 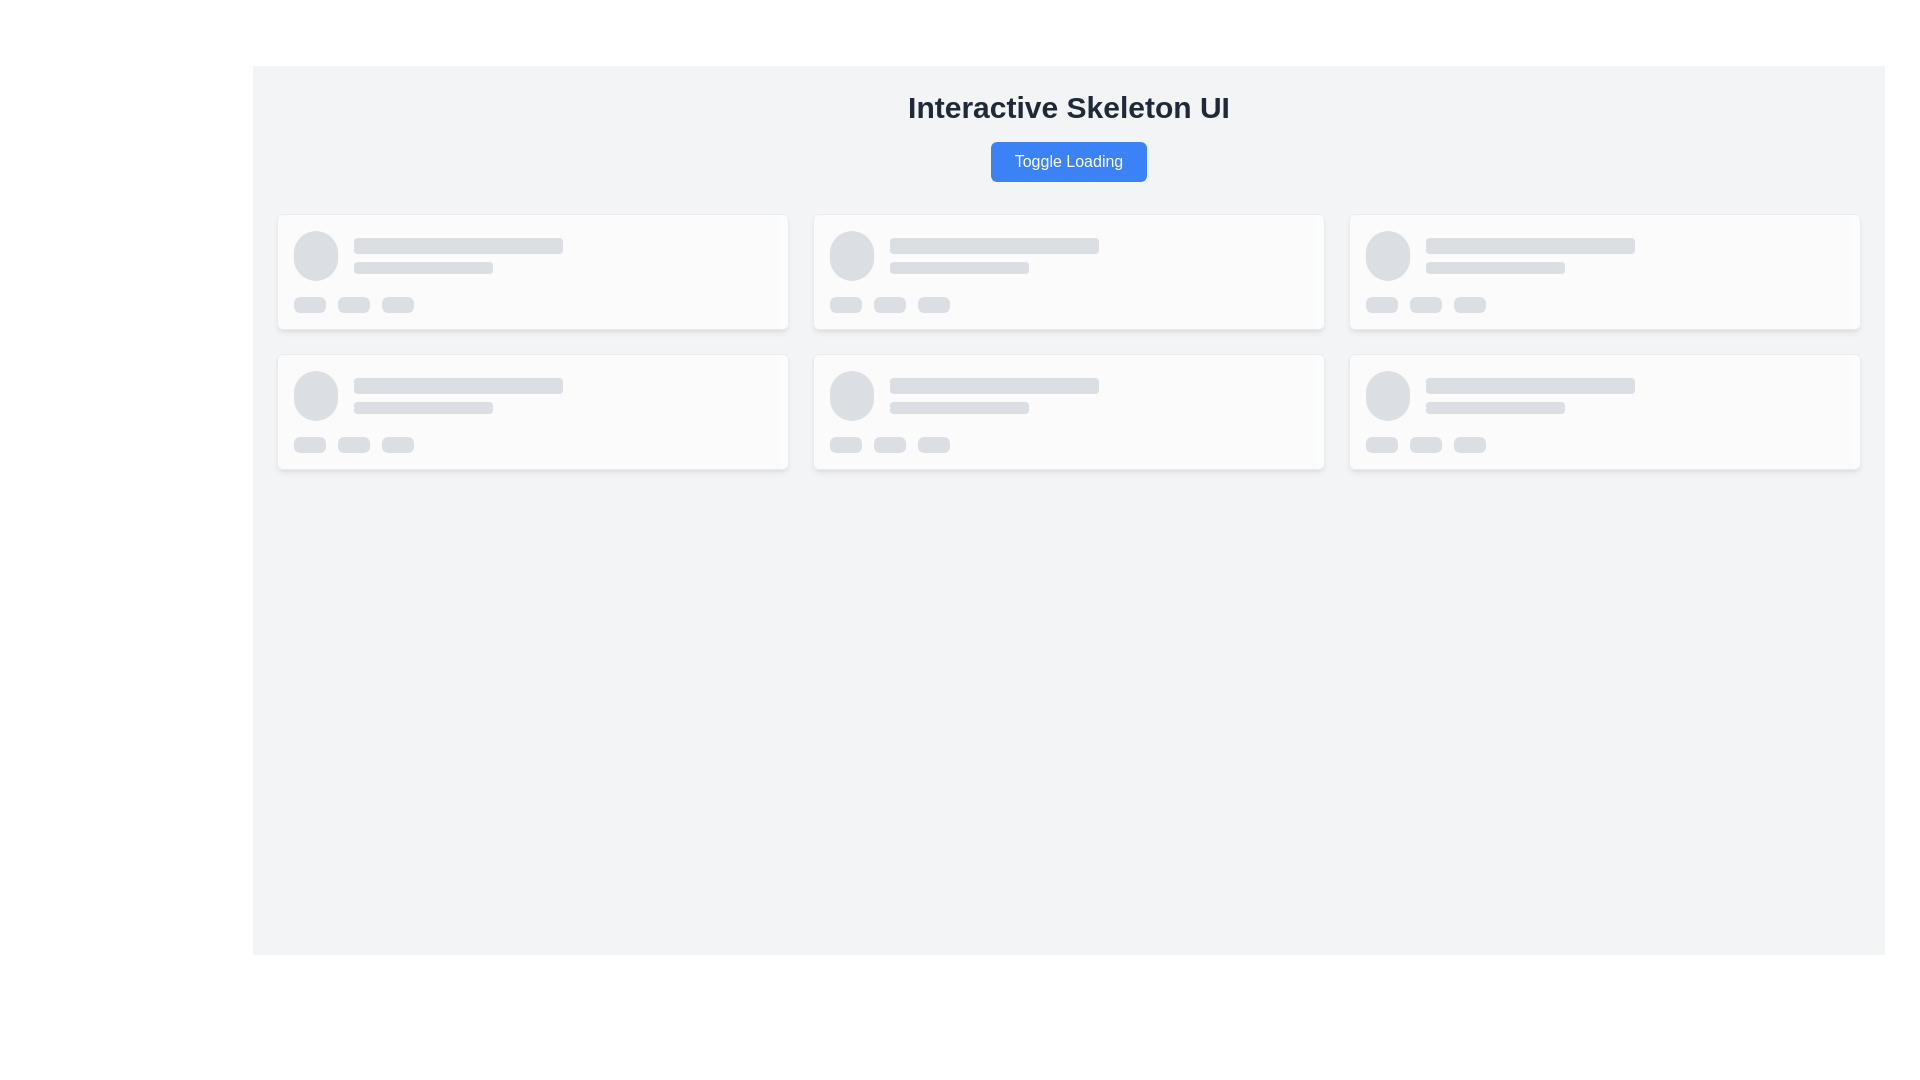 What do you see at coordinates (398, 304) in the screenshot?
I see `the disabled button, which is the third button in a horizontal stack of three buttons located in the upper-left section of the layout` at bounding box center [398, 304].